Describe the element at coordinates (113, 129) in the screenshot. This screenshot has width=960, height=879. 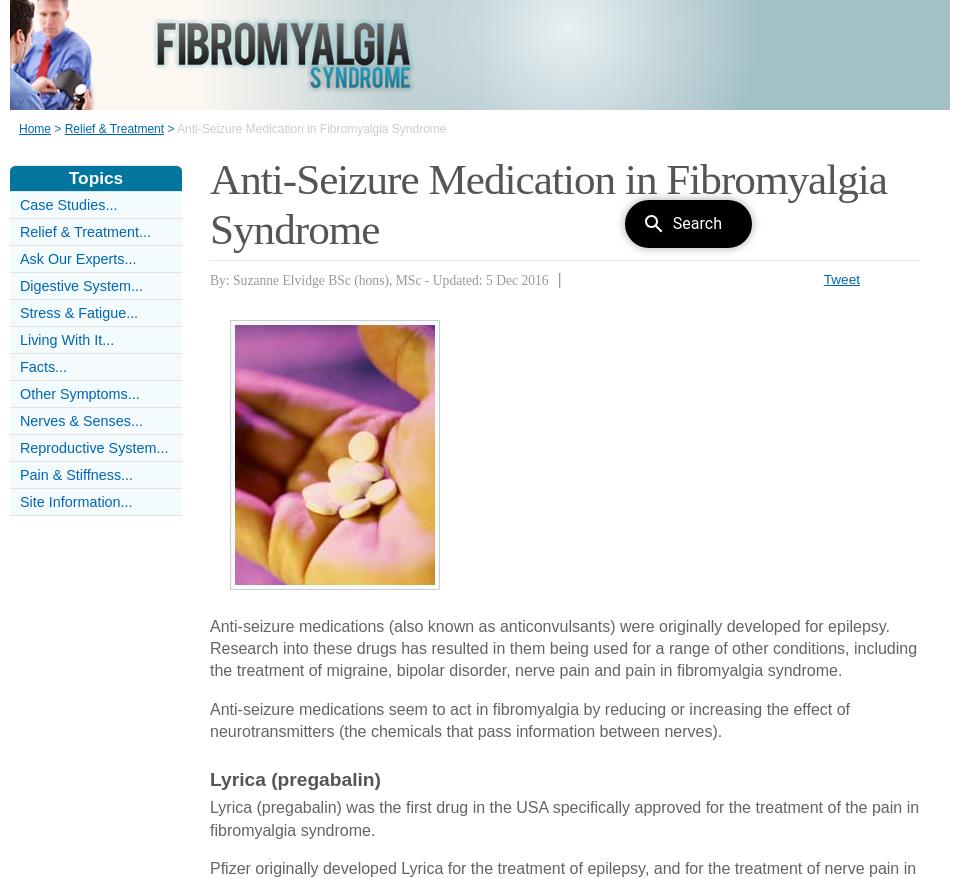
I see `'Relief & Treatment'` at that location.